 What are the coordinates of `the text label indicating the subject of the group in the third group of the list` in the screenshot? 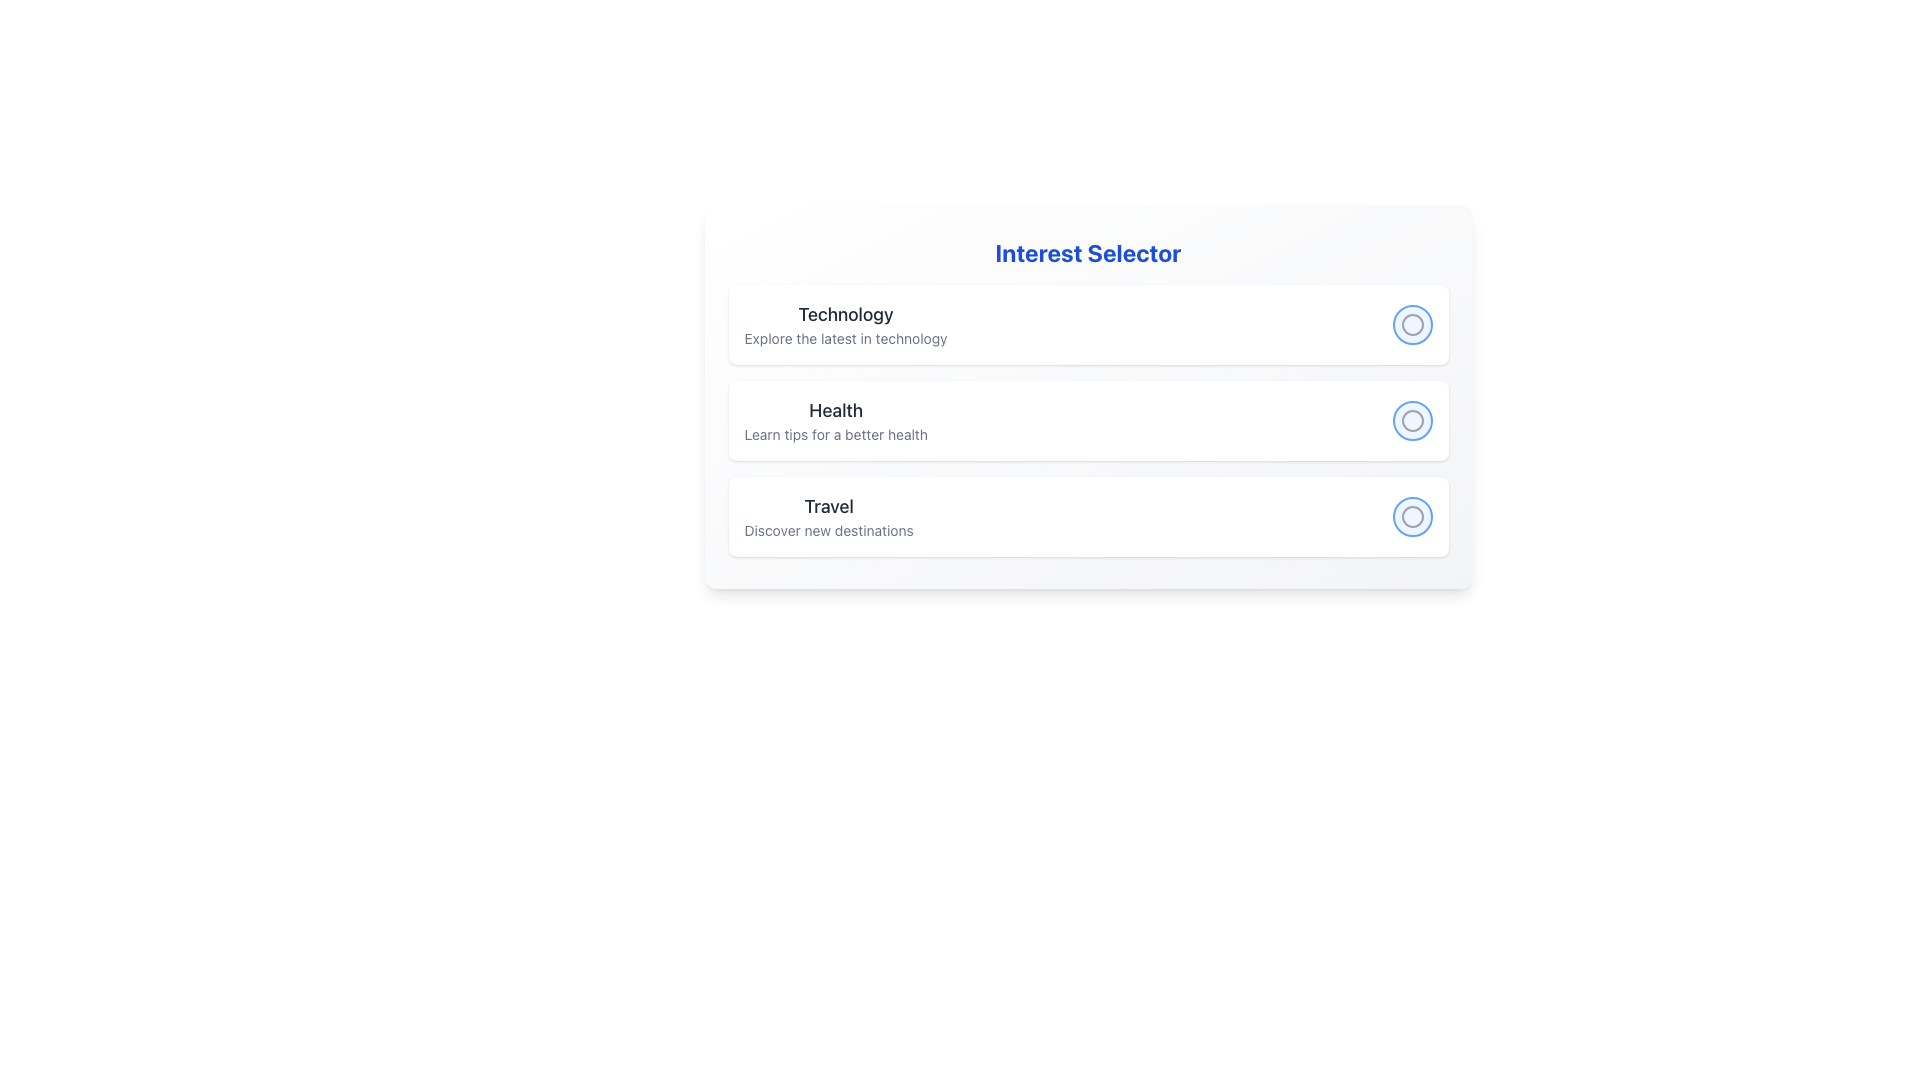 It's located at (829, 505).